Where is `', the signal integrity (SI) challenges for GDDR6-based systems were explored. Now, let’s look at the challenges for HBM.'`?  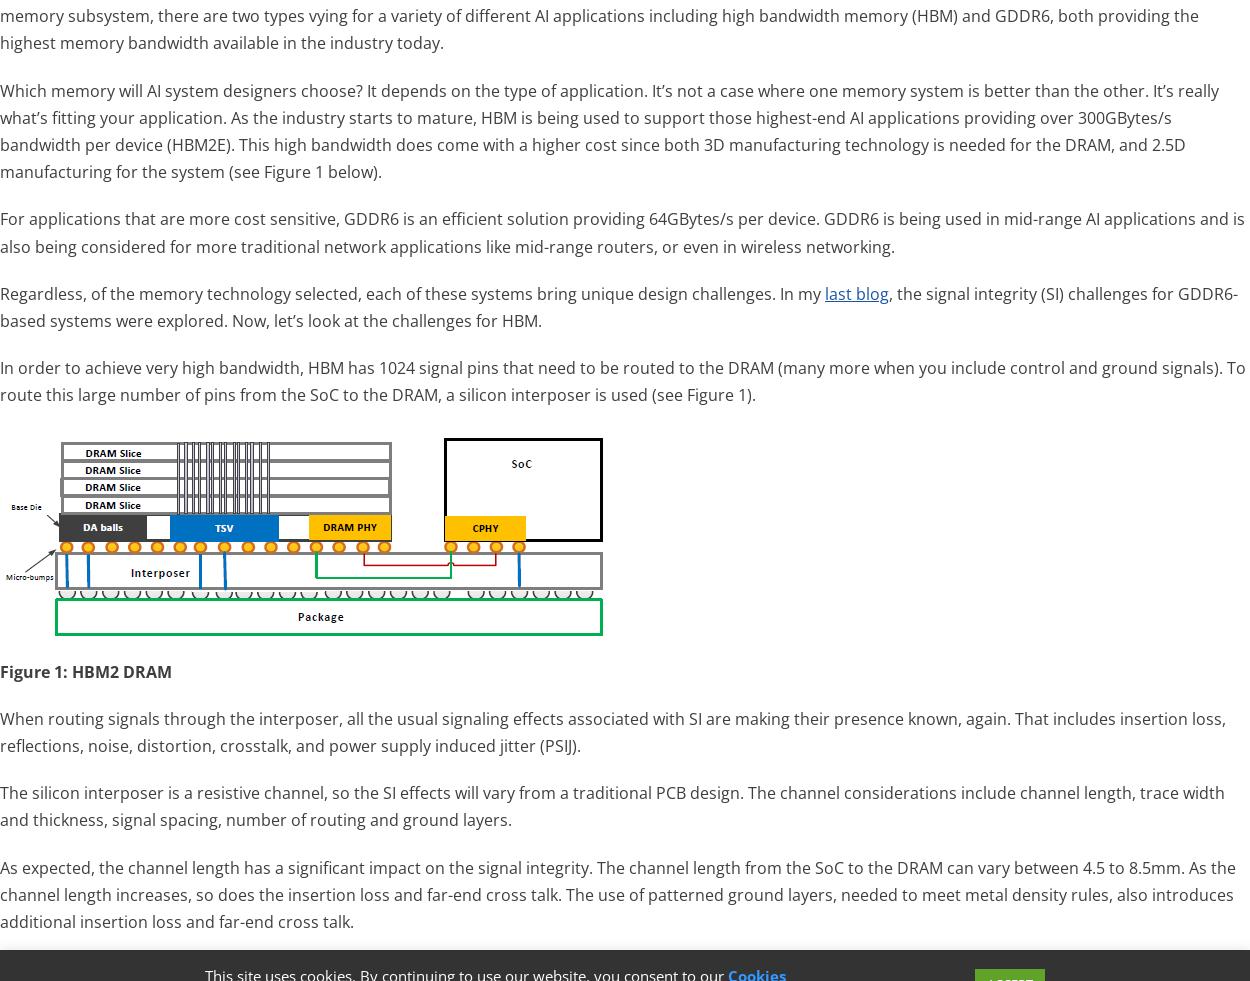
', the signal integrity (SI) challenges for GDDR6-based systems were explored. Now, let’s look at the challenges for HBM.' is located at coordinates (0, 305).